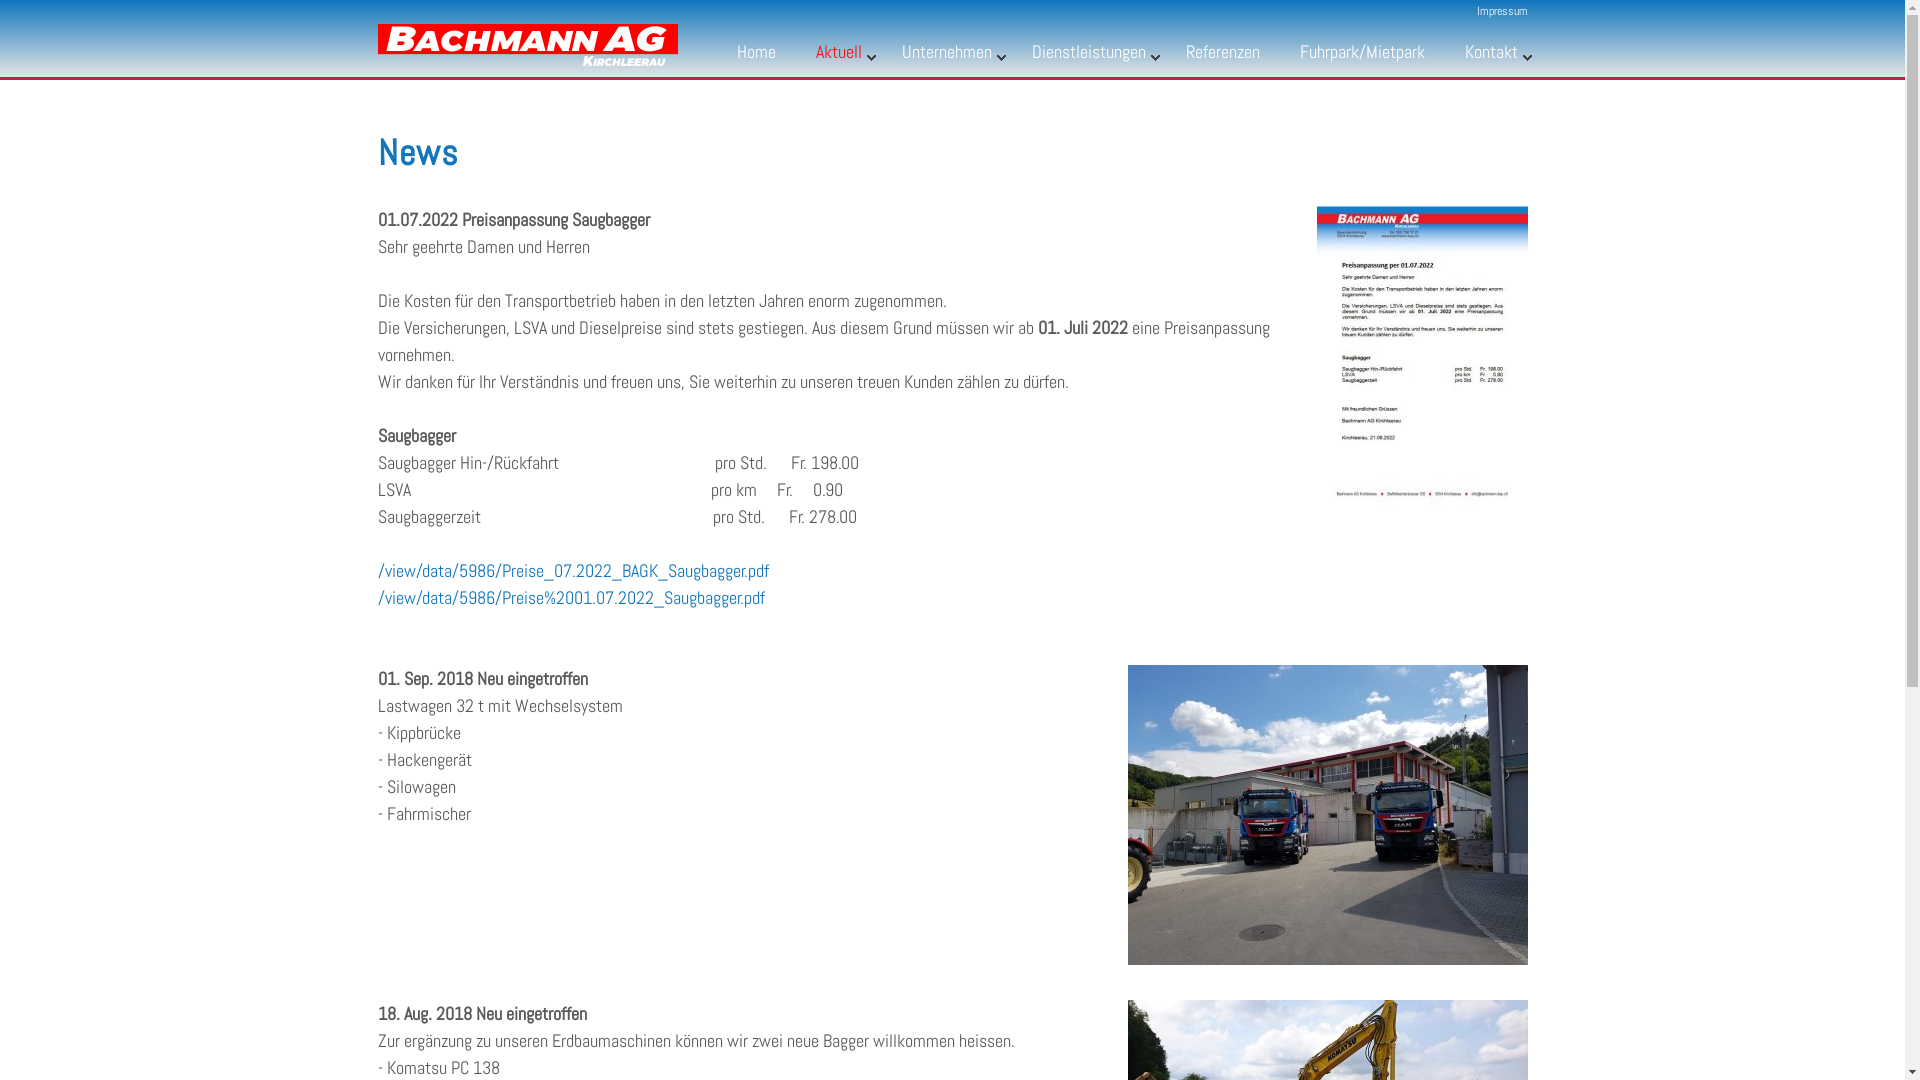 The width and height of the screenshot is (1920, 1080). Describe the element at coordinates (1088, 56) in the screenshot. I see `'Dienstleistungen'` at that location.